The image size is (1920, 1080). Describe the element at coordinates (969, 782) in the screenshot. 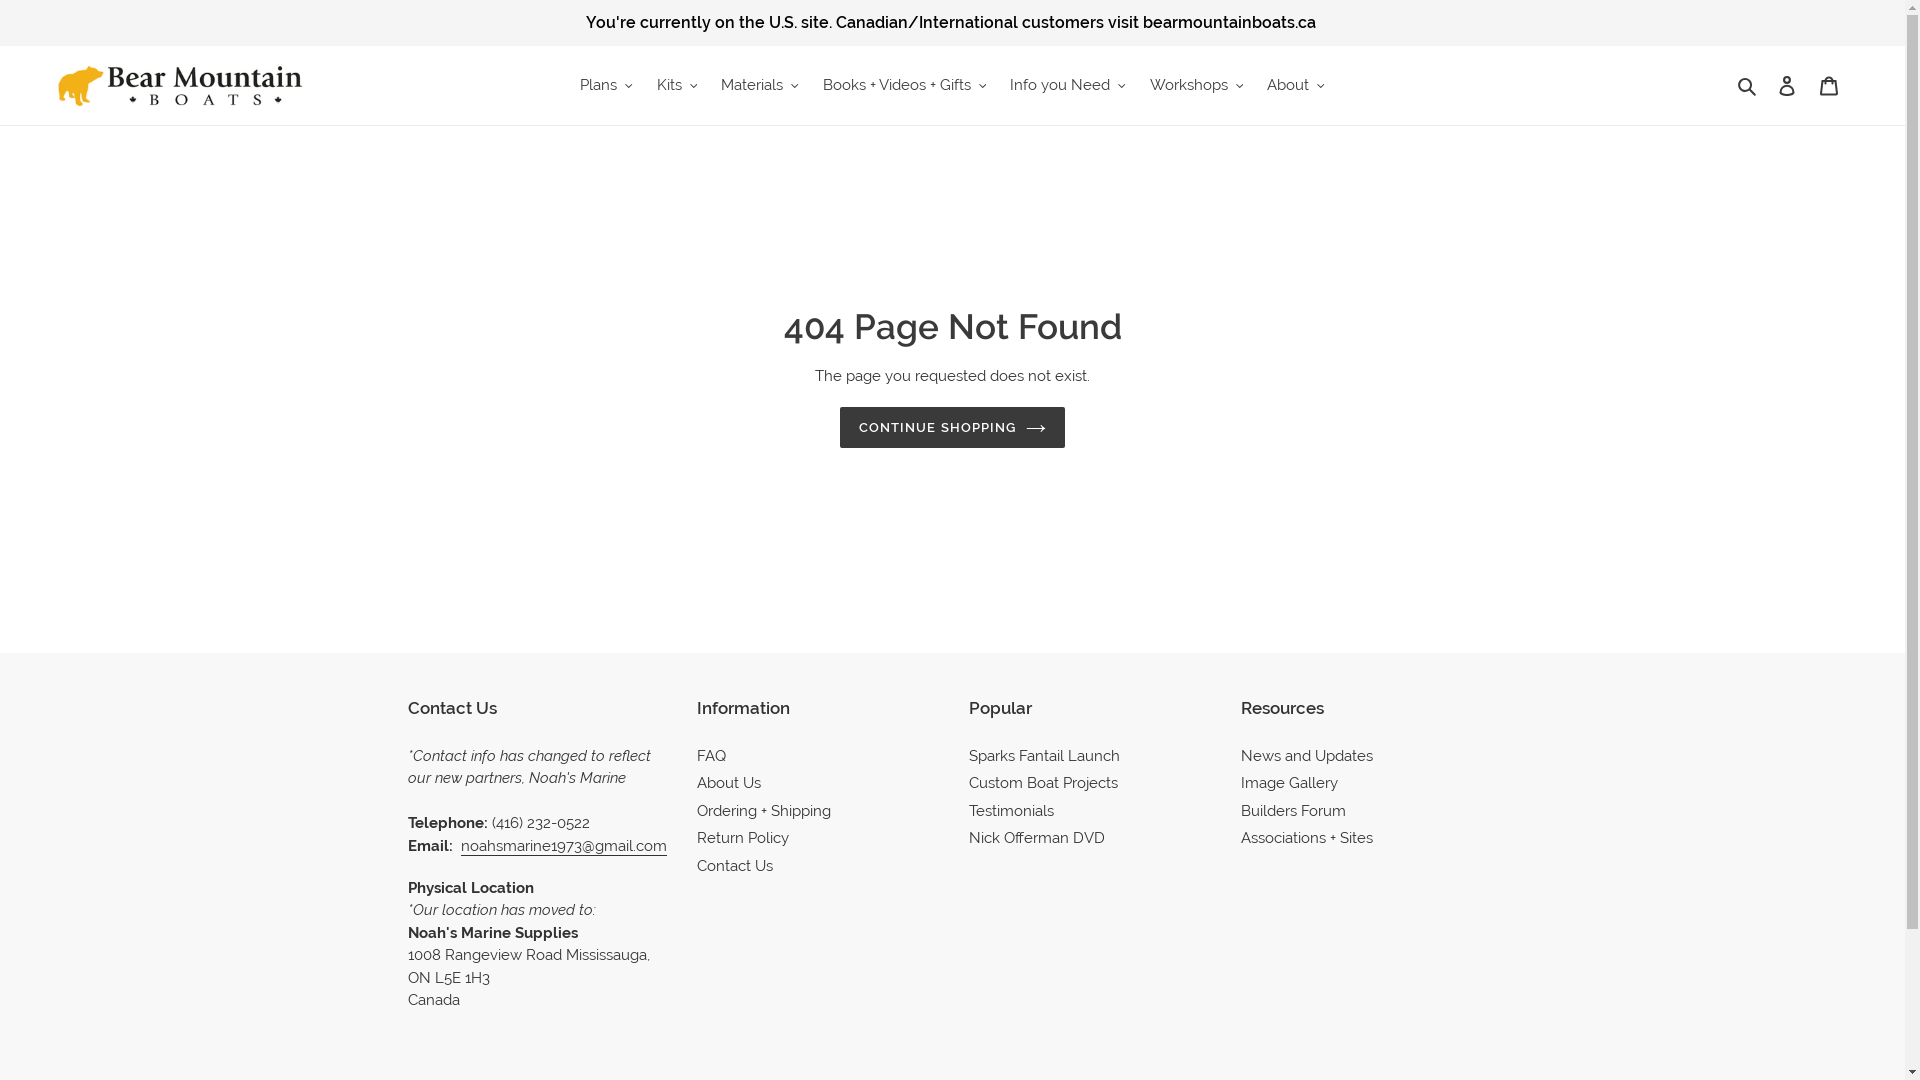

I see `'Custom Boat Projects'` at that location.